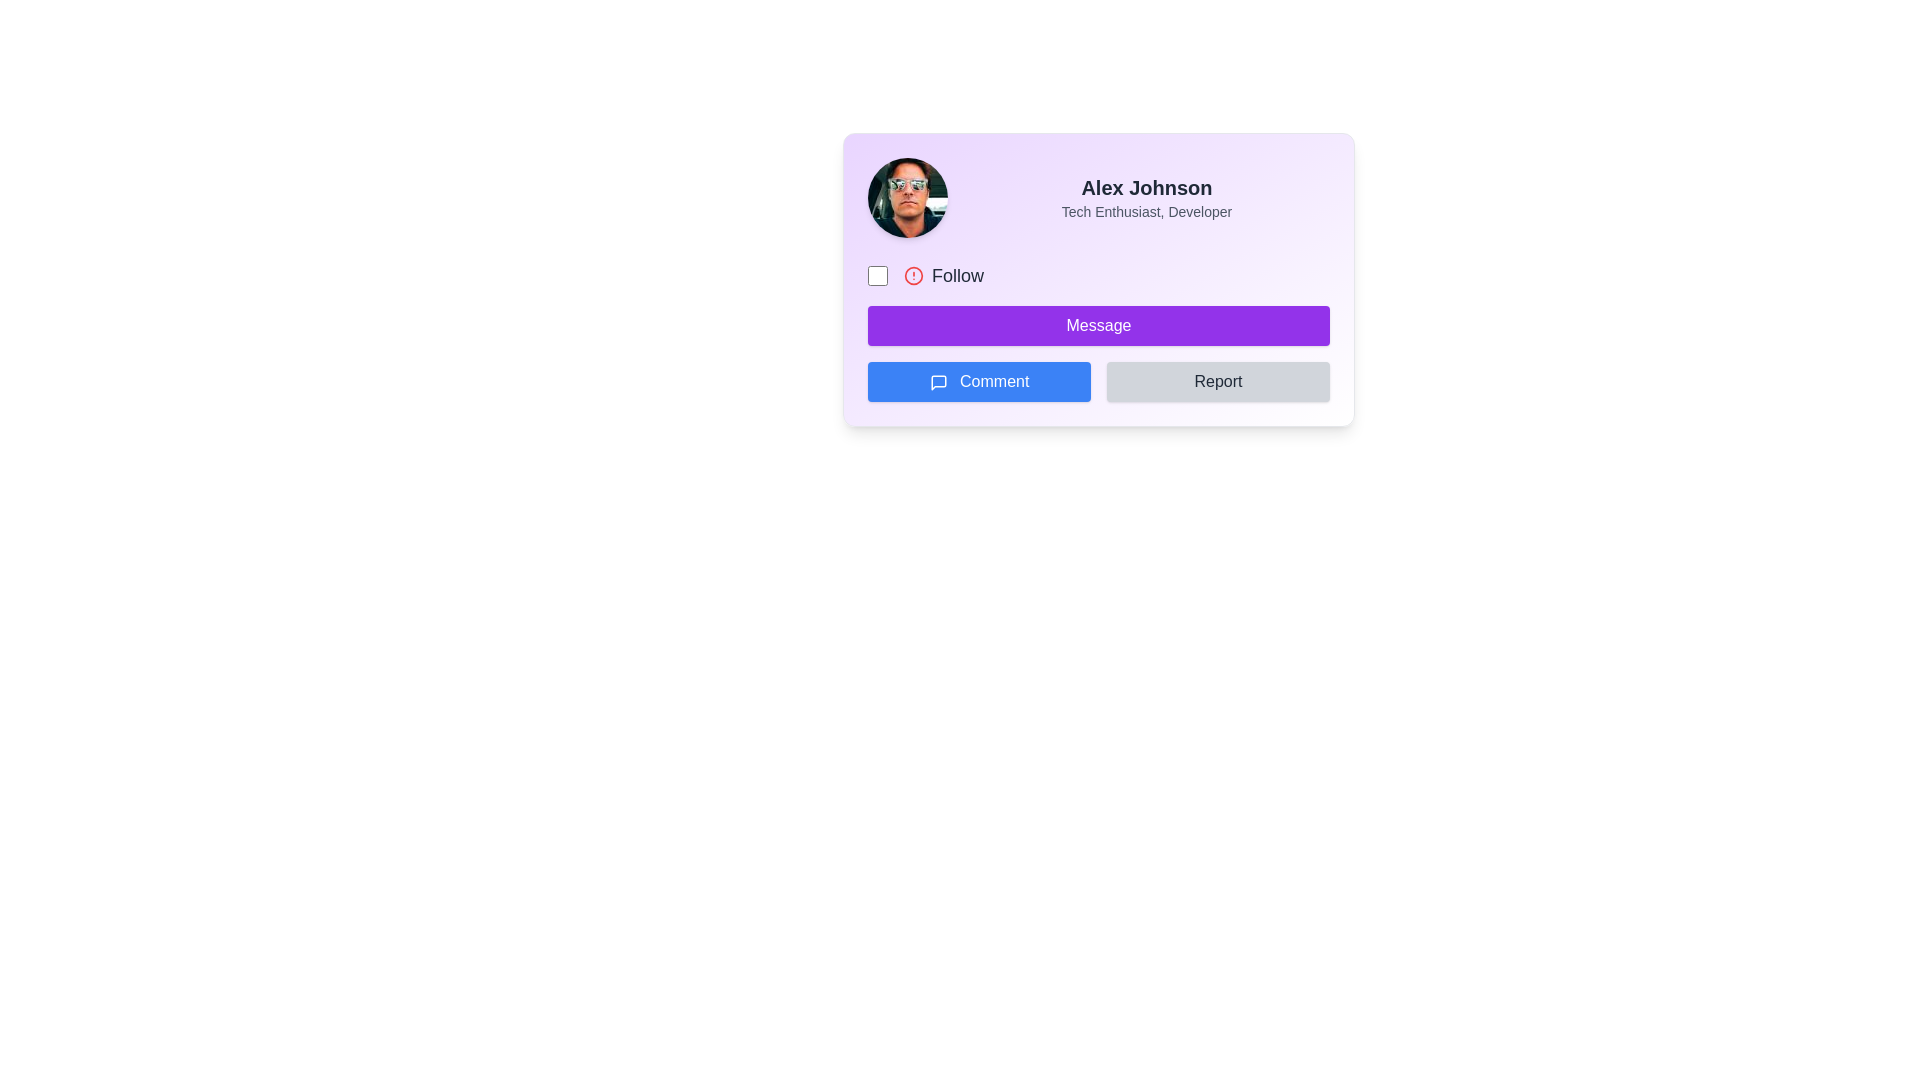 The width and height of the screenshot is (1920, 1080). Describe the element at coordinates (1147, 212) in the screenshot. I see `the Static text component displaying 'Tech Enthusiast, Developer', which is positioned beneath 'Alex Johnson' in the user profile card` at that location.